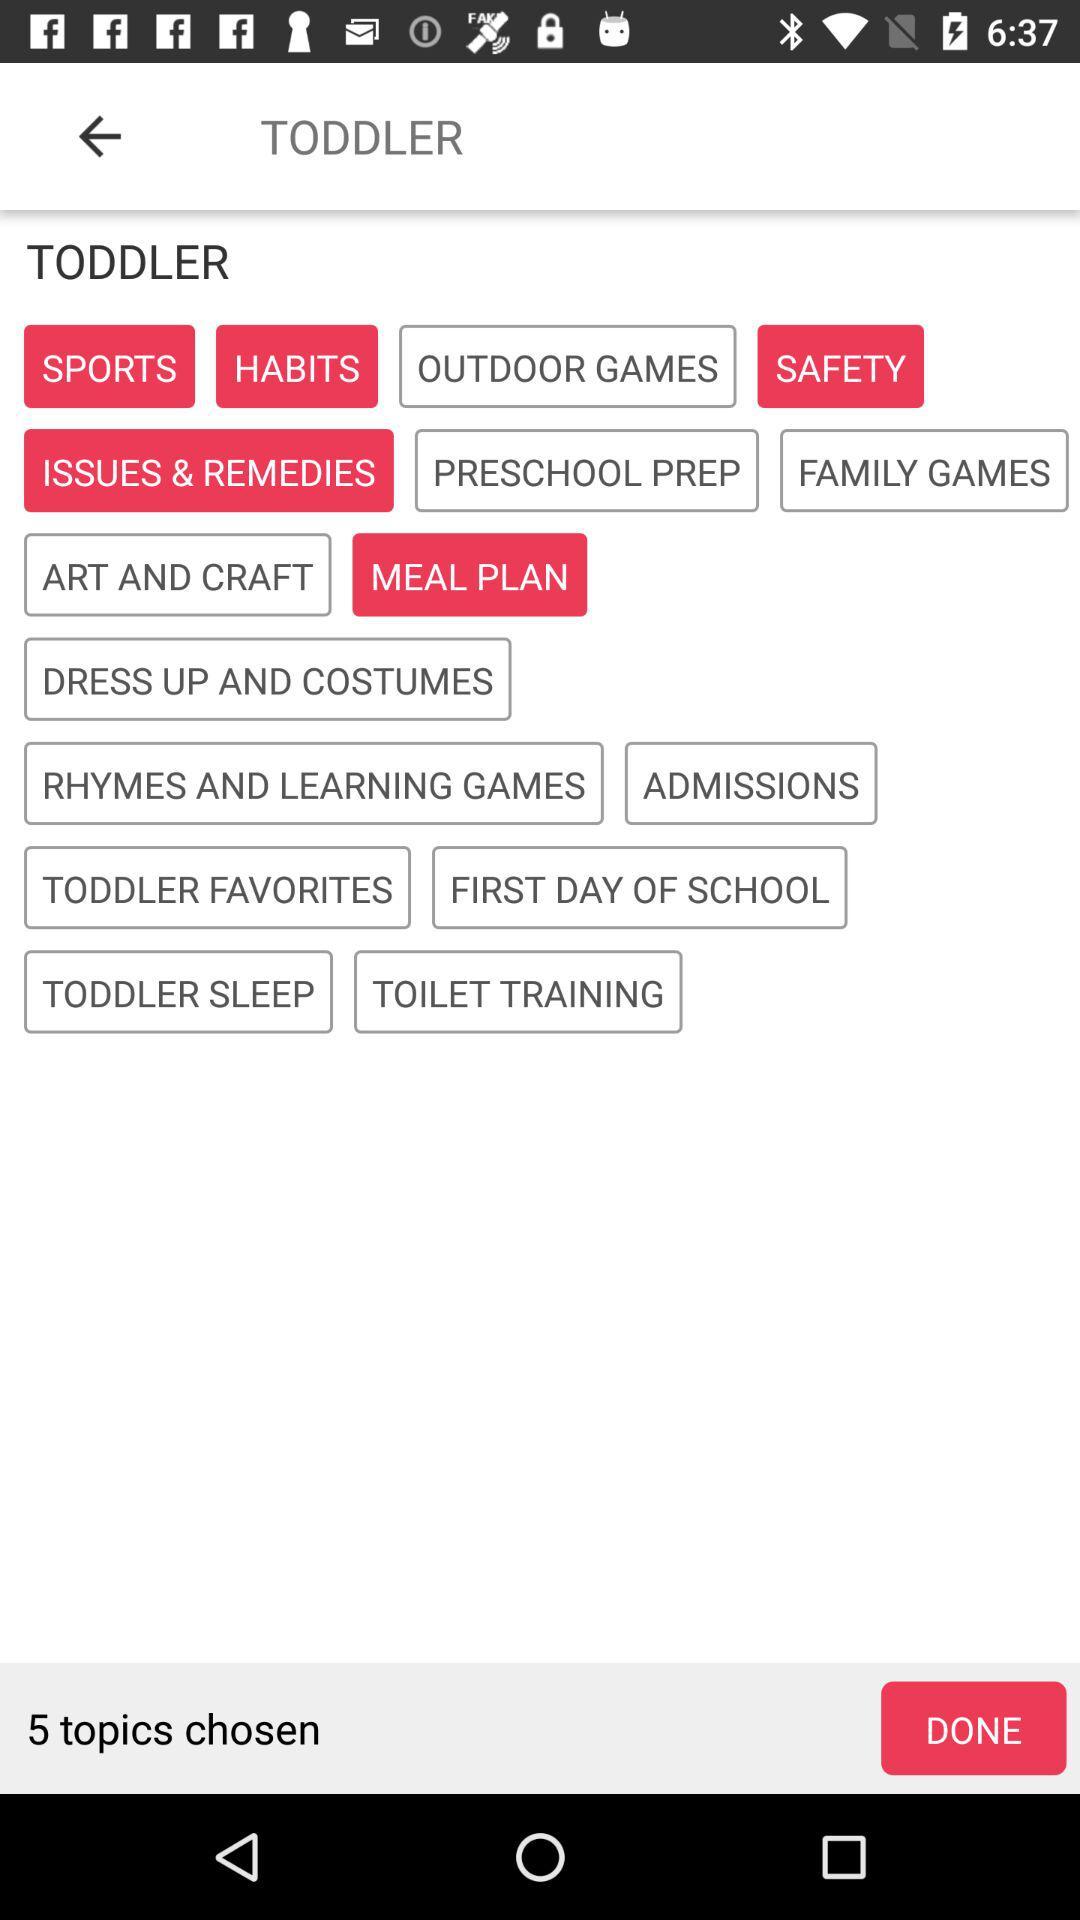 This screenshot has height=1920, width=1080. Describe the element at coordinates (176, 575) in the screenshot. I see `icon above the dress up and icon` at that location.